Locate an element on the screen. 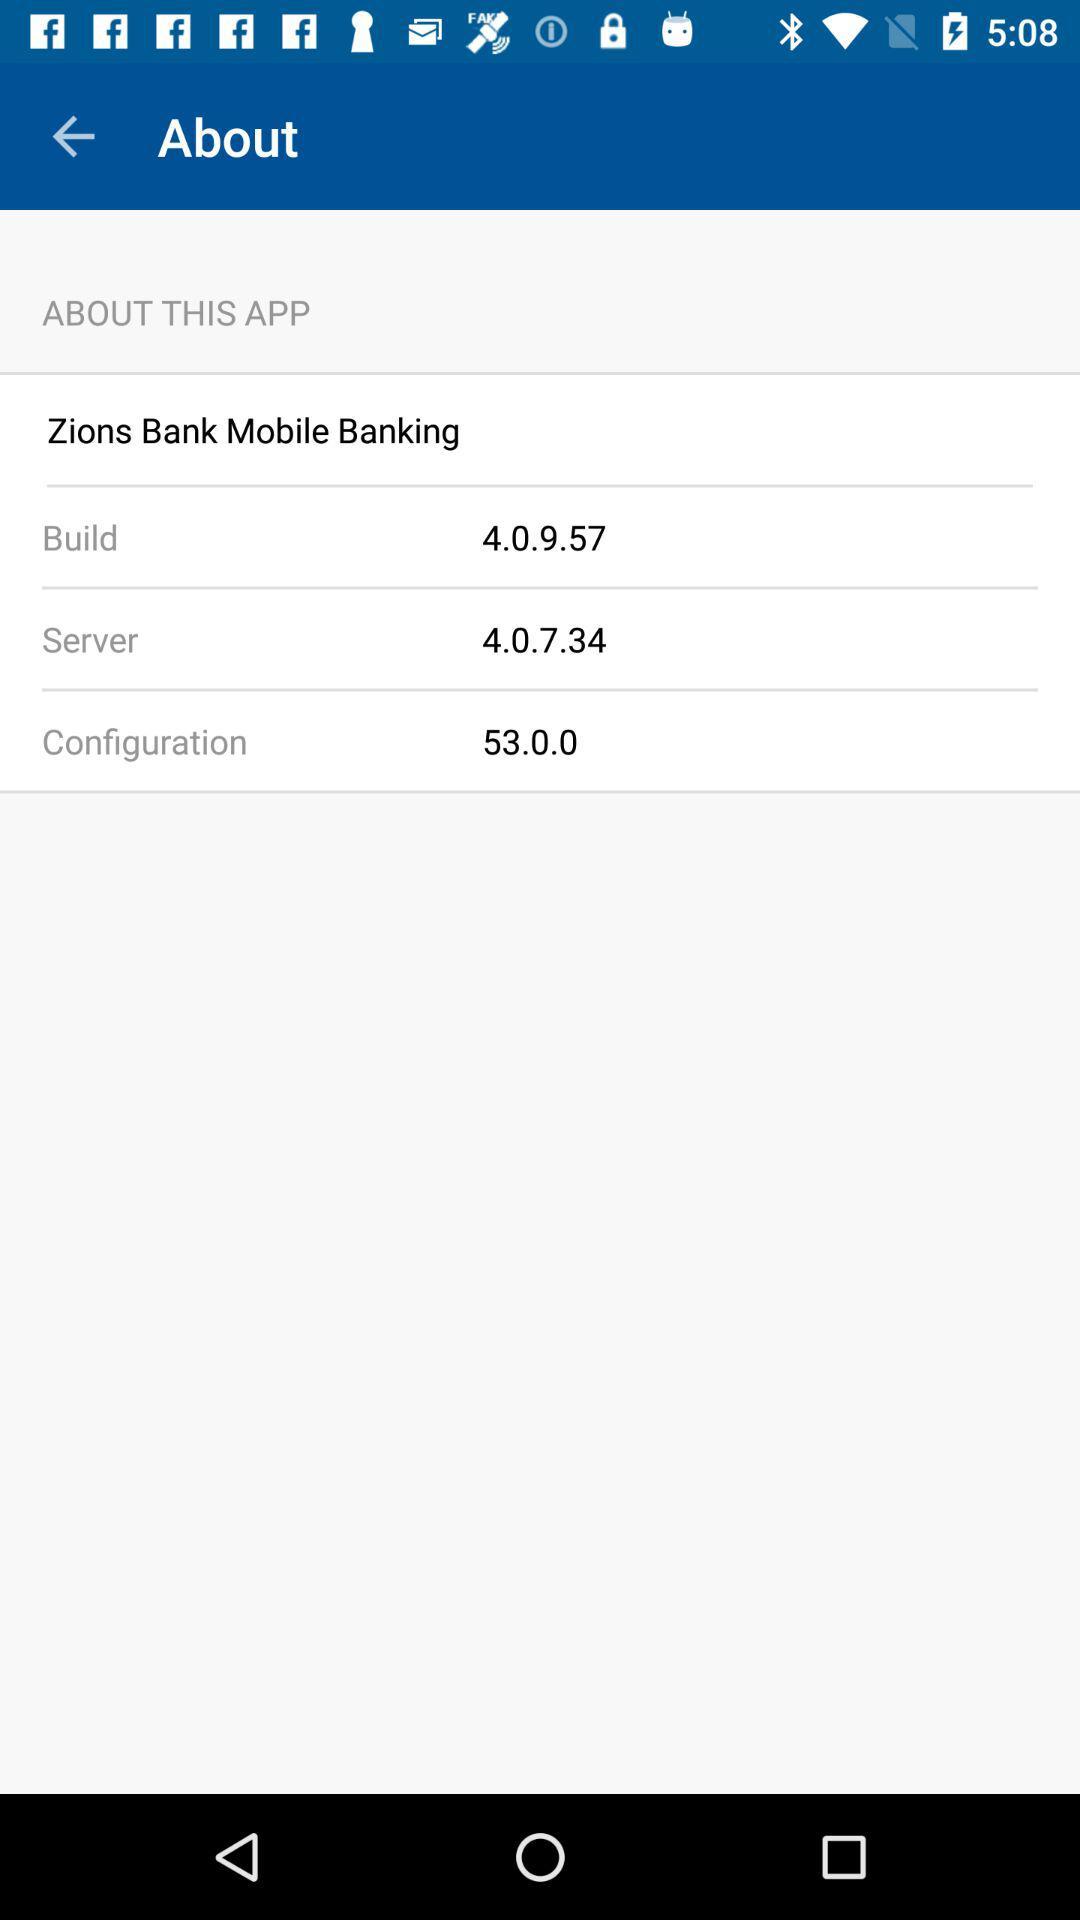 This screenshot has height=1920, width=1080. server icon is located at coordinates (240, 637).